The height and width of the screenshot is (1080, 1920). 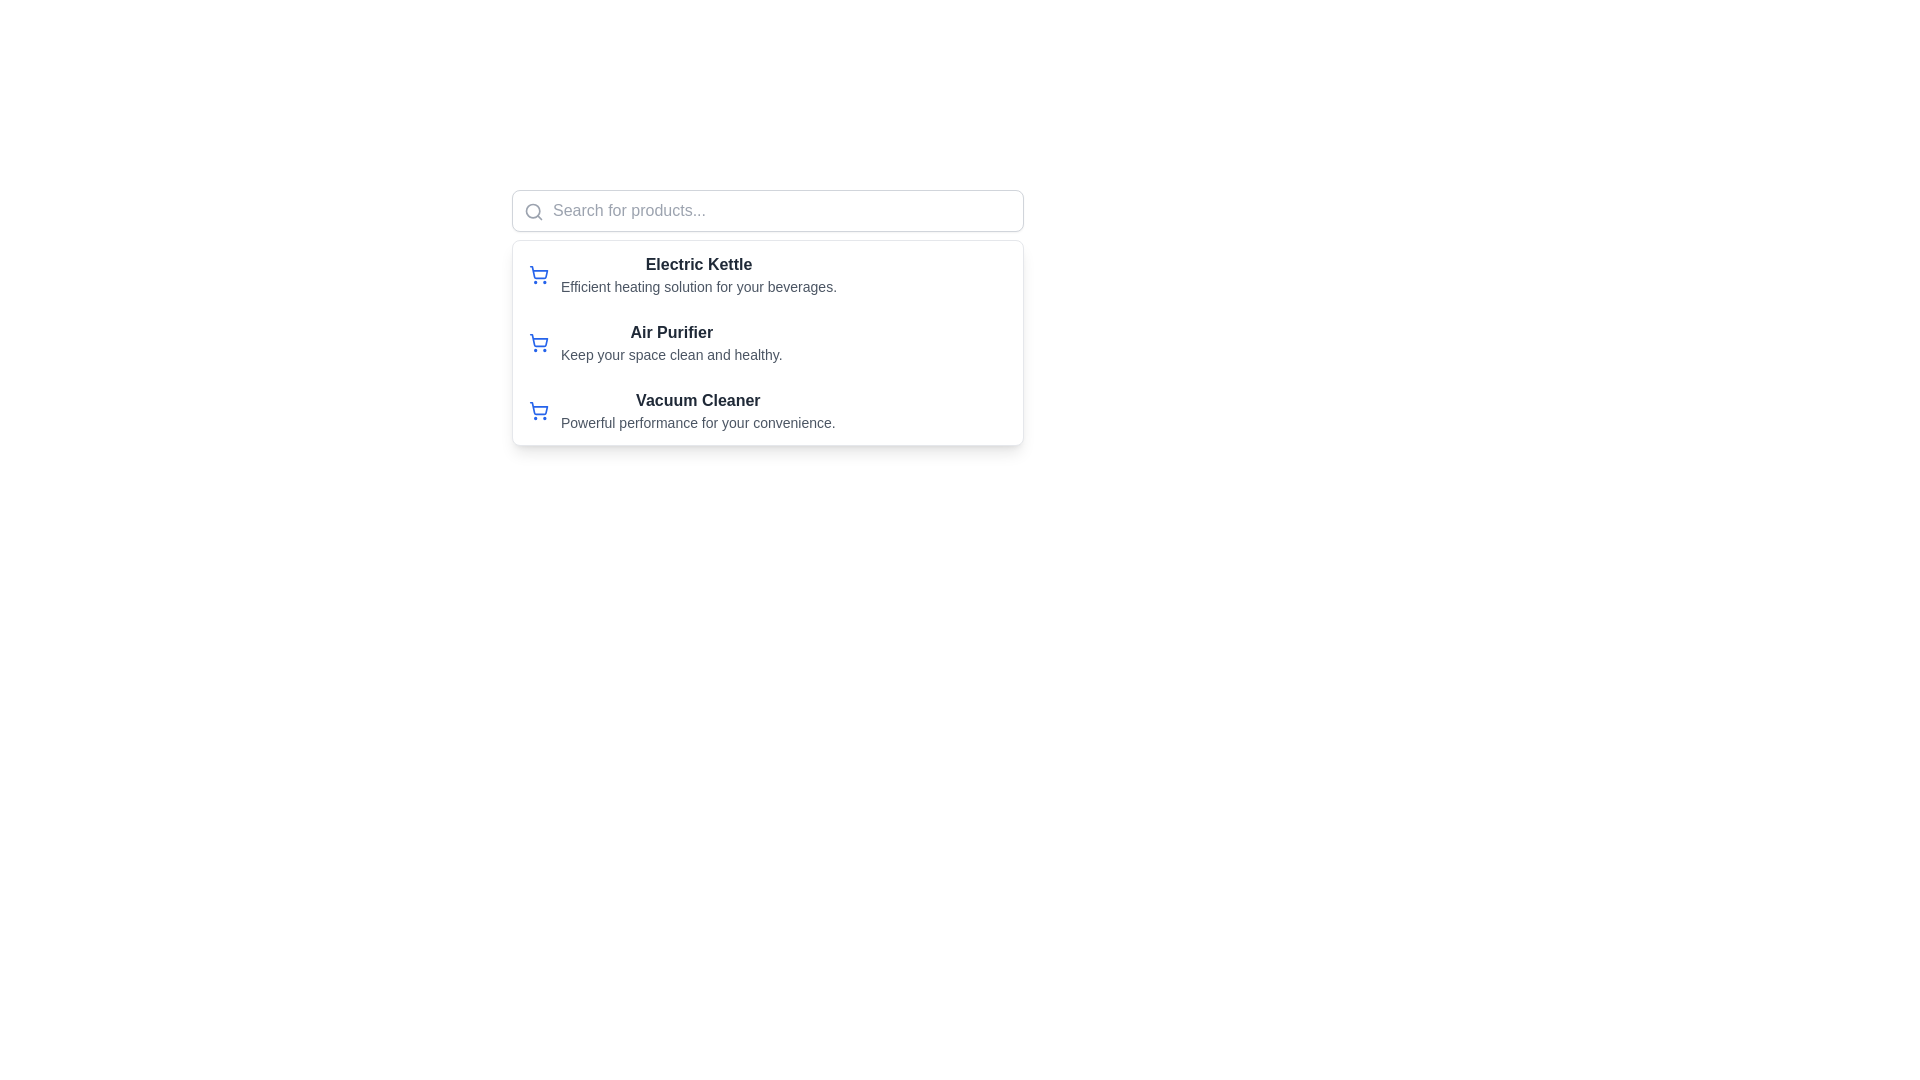 I want to click on the icon representing the option, so click(x=538, y=410).